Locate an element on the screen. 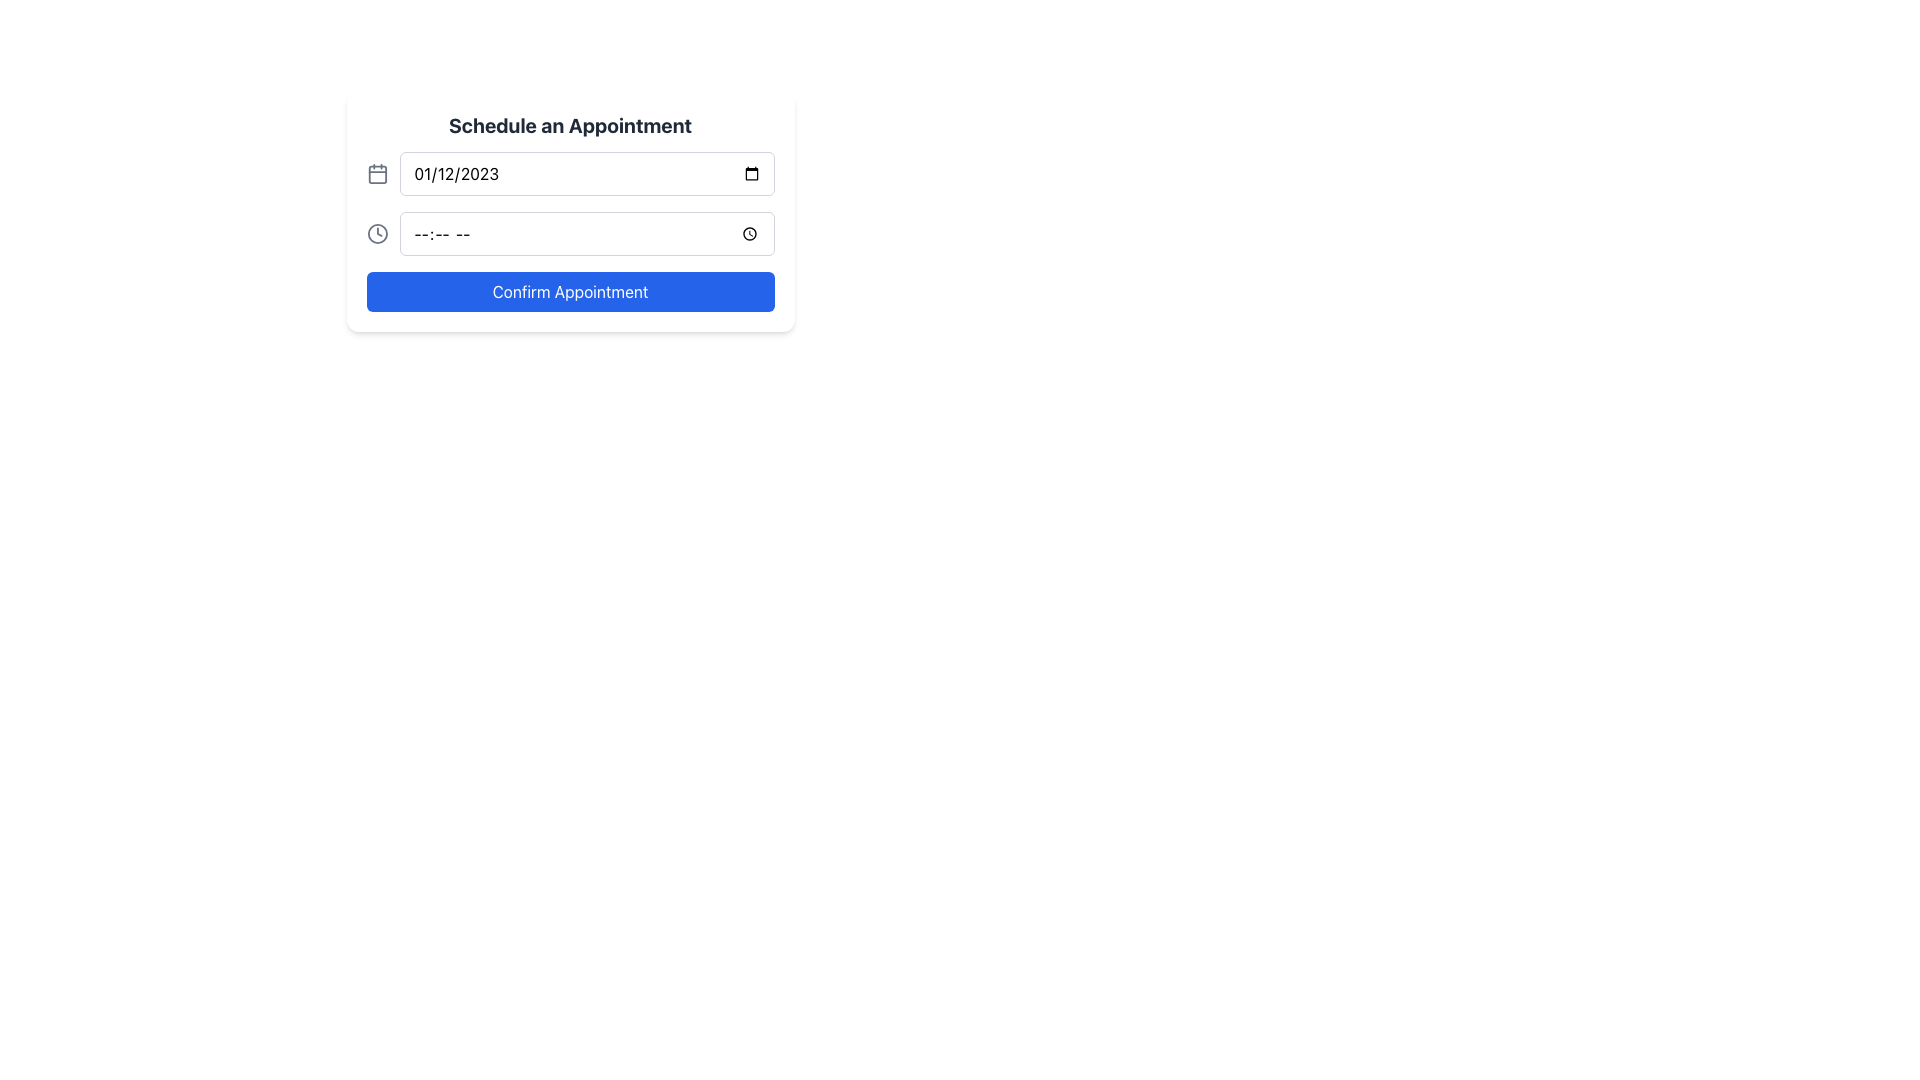 The height and width of the screenshot is (1080, 1920). the bold, large heading that displays 'Schedule an Appointment', located at the top of a white rectangular card with a shadow effect is located at coordinates (569, 126).